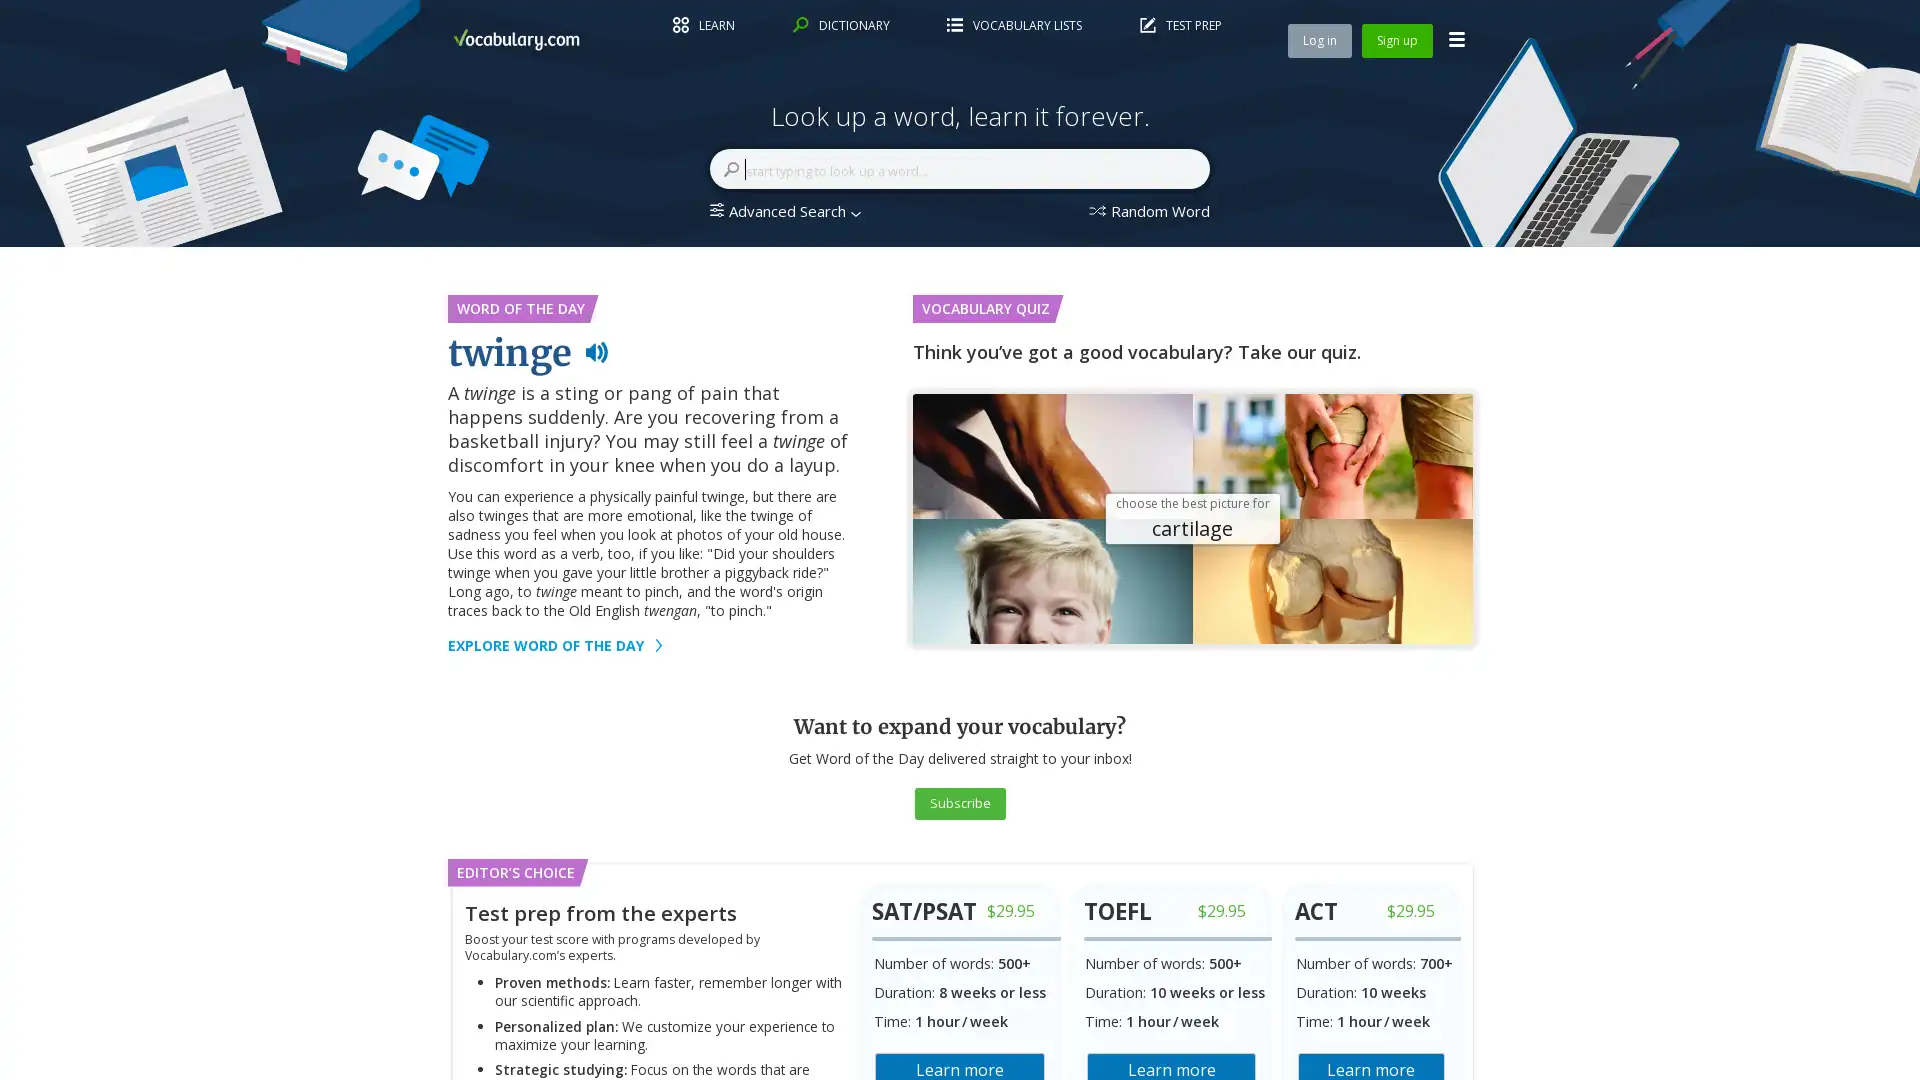 This screenshot has width=1920, height=1080. Describe the element at coordinates (1457, 39) in the screenshot. I see `navigation menu` at that location.